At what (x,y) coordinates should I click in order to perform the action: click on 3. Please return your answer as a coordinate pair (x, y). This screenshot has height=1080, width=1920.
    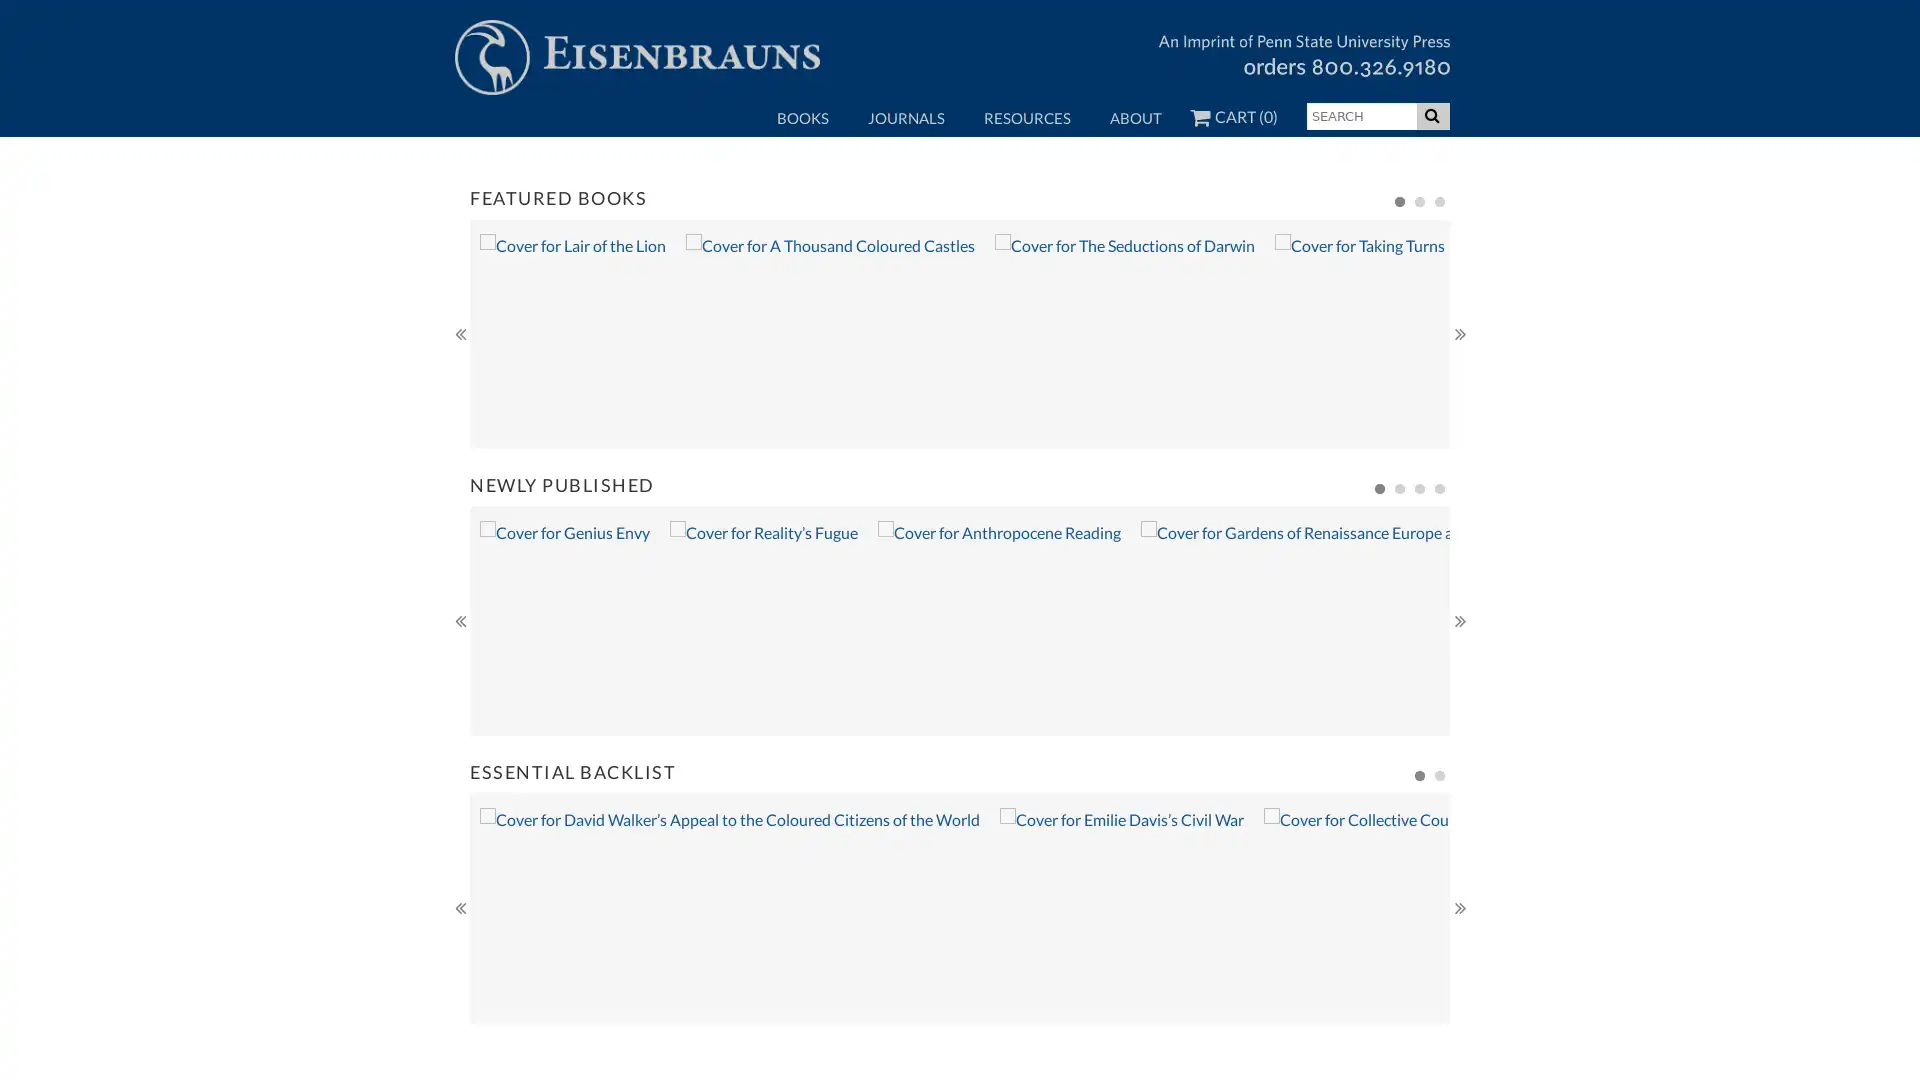
    Looking at the image, I should click on (1419, 489).